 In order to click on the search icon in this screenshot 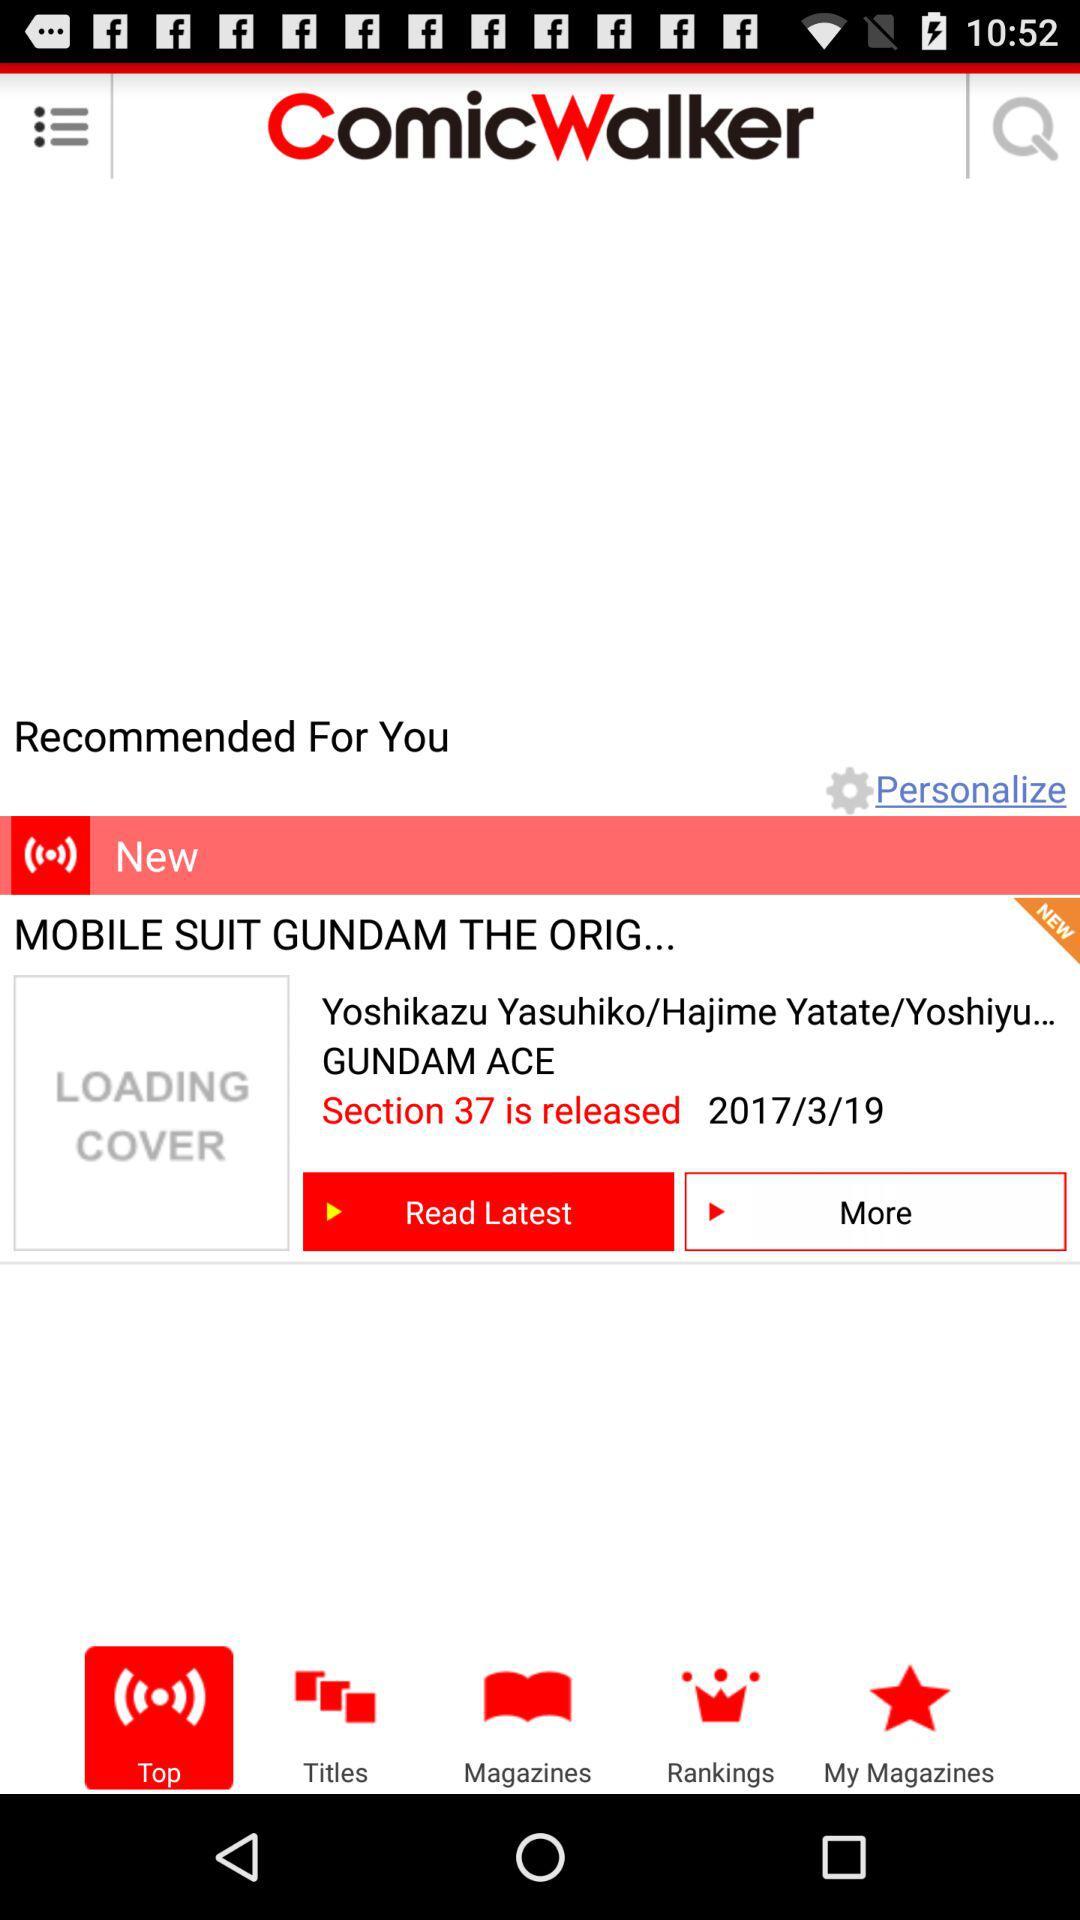, I will do `click(1018, 133)`.